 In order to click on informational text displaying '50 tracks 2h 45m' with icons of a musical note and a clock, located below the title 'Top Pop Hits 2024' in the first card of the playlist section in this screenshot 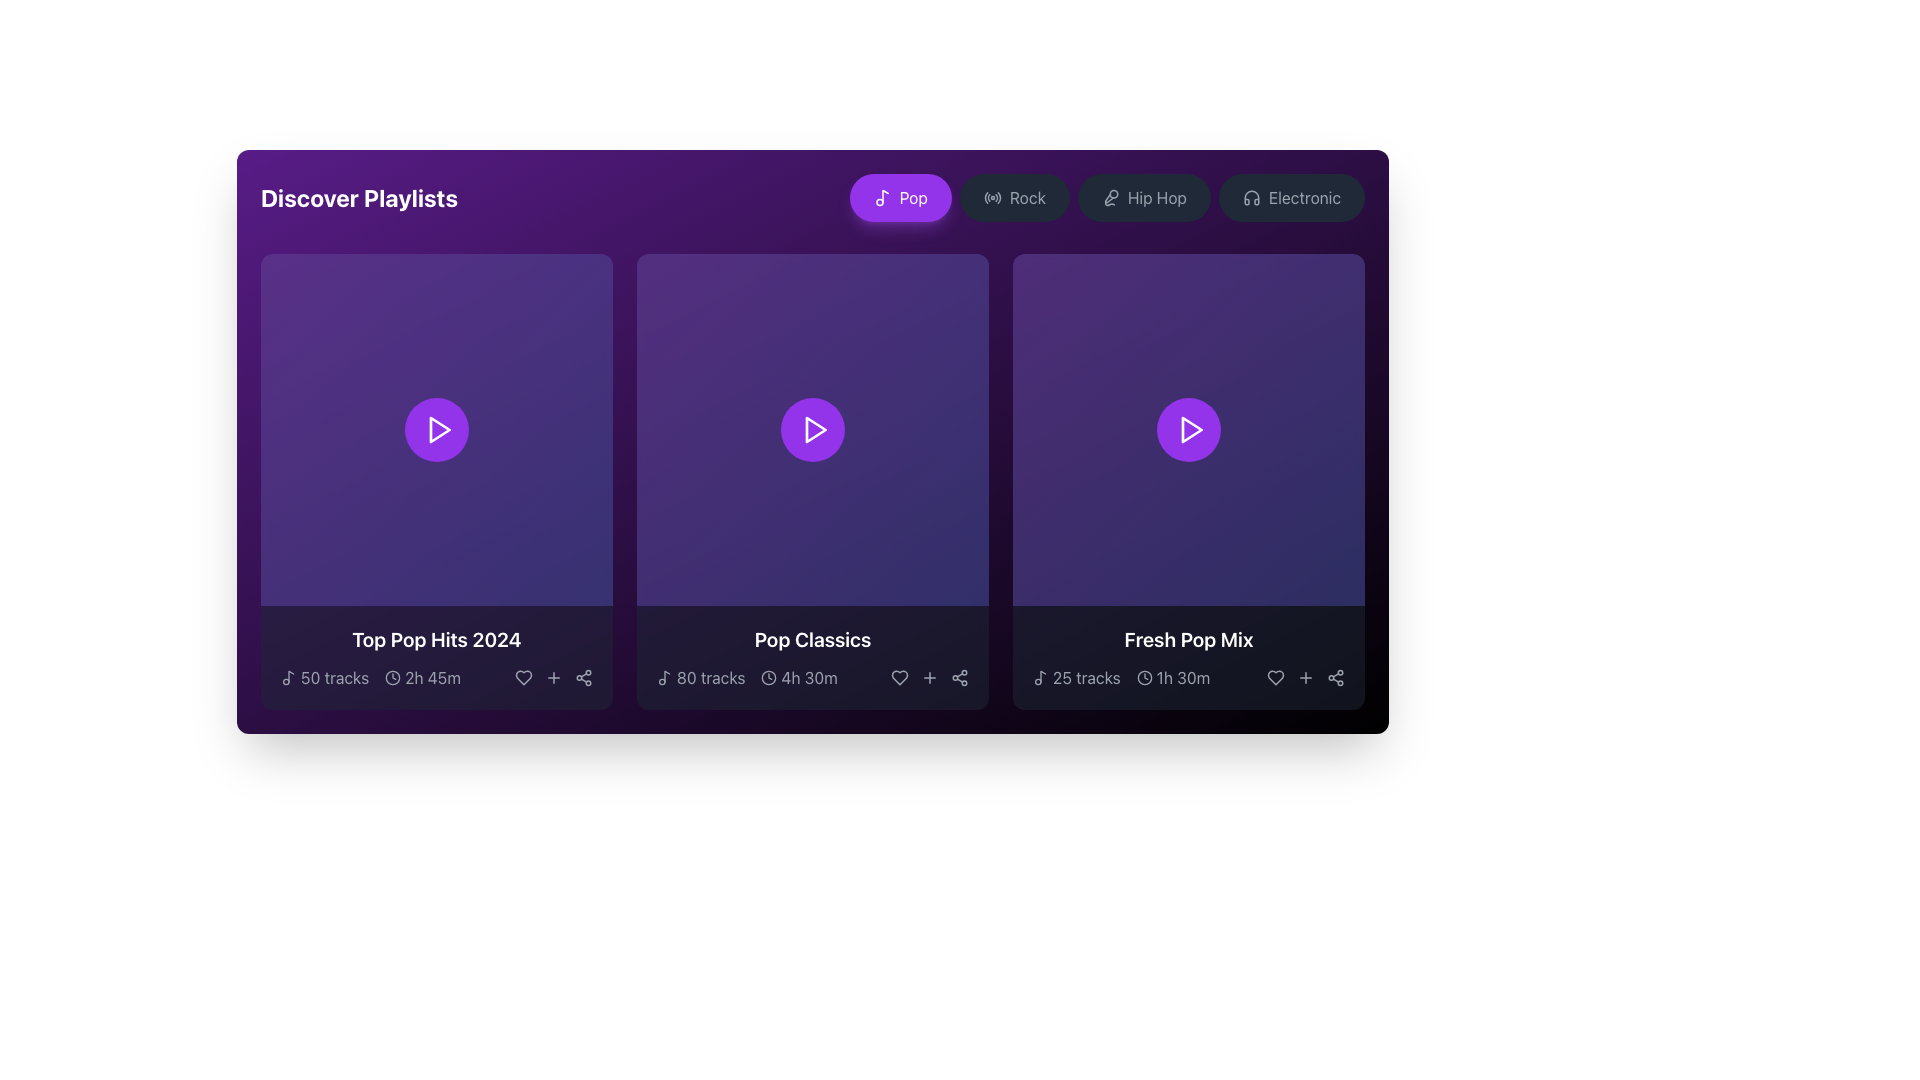, I will do `click(370, 677)`.